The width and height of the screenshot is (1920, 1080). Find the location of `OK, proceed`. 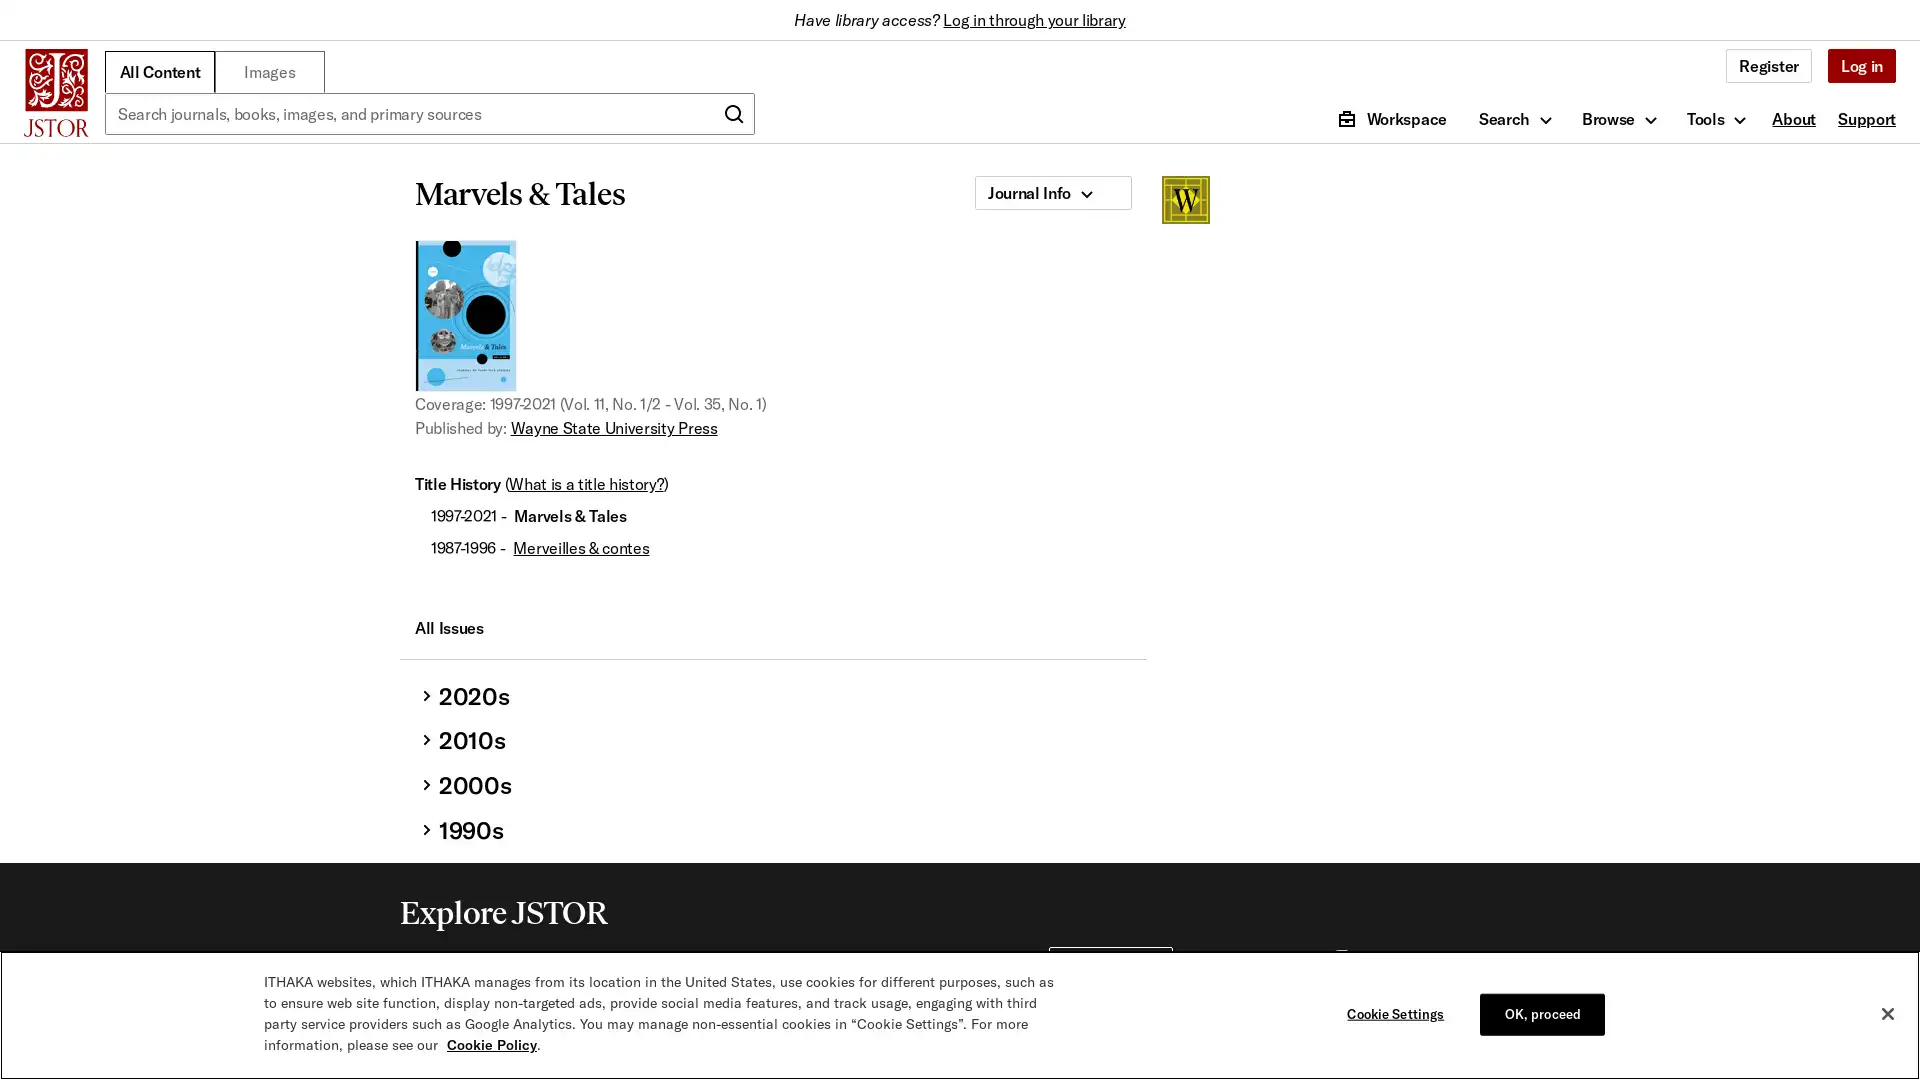

OK, proceed is located at coordinates (1541, 1014).